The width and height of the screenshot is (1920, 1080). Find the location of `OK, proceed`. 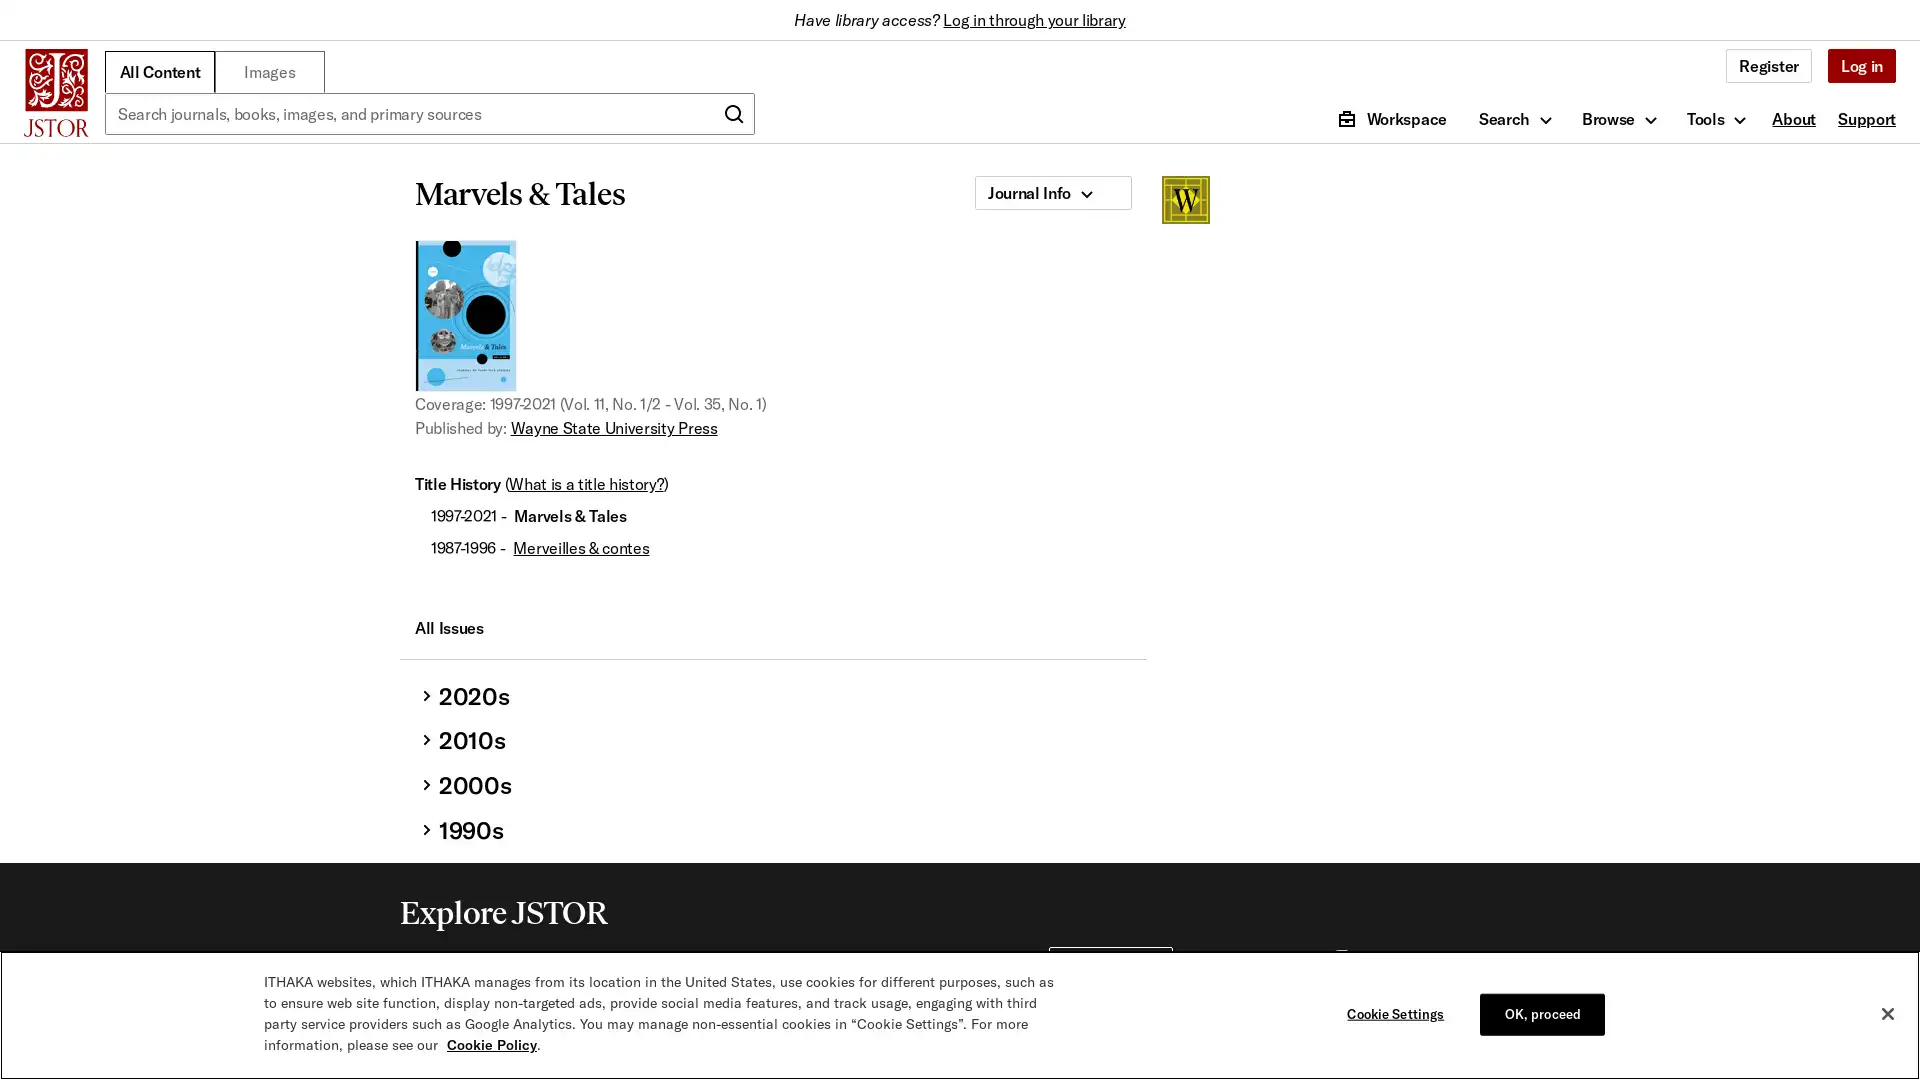

OK, proceed is located at coordinates (1541, 1014).